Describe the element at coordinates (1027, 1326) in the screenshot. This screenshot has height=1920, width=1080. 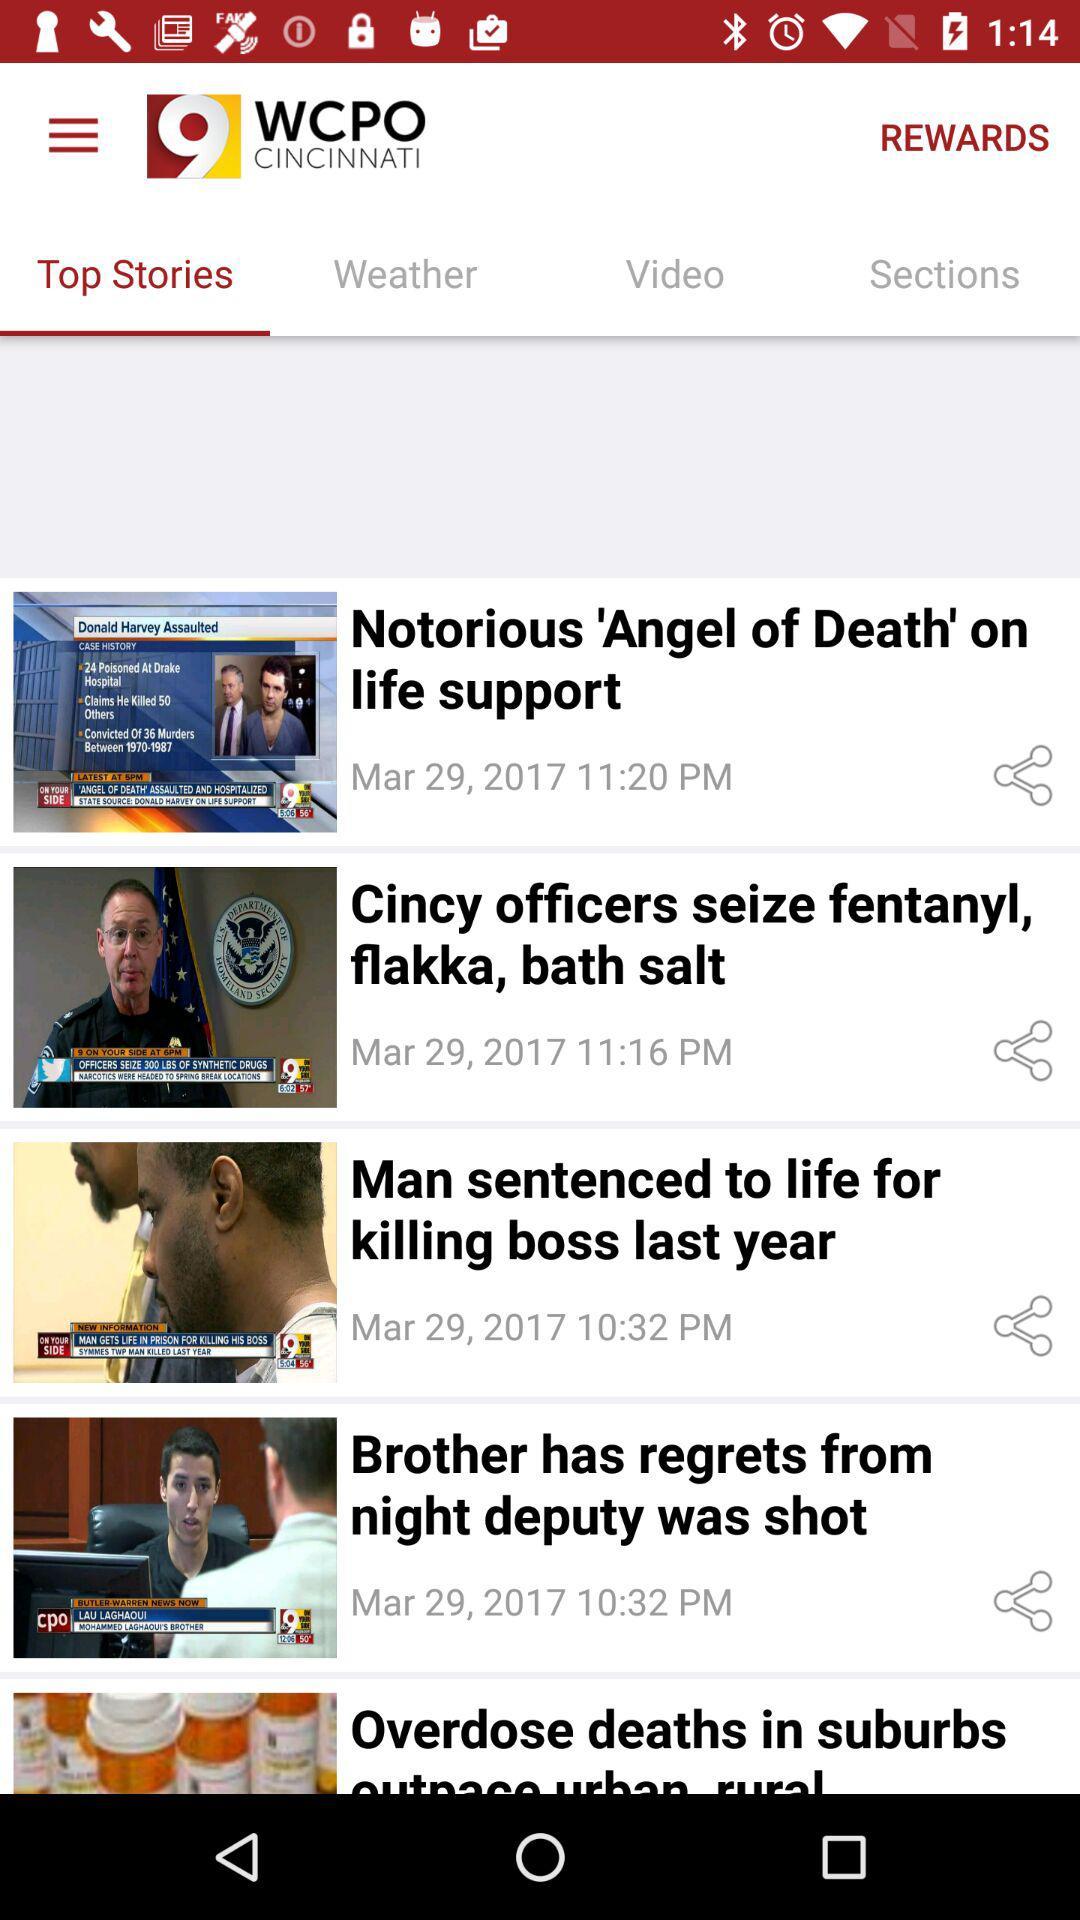
I see `open link` at that location.